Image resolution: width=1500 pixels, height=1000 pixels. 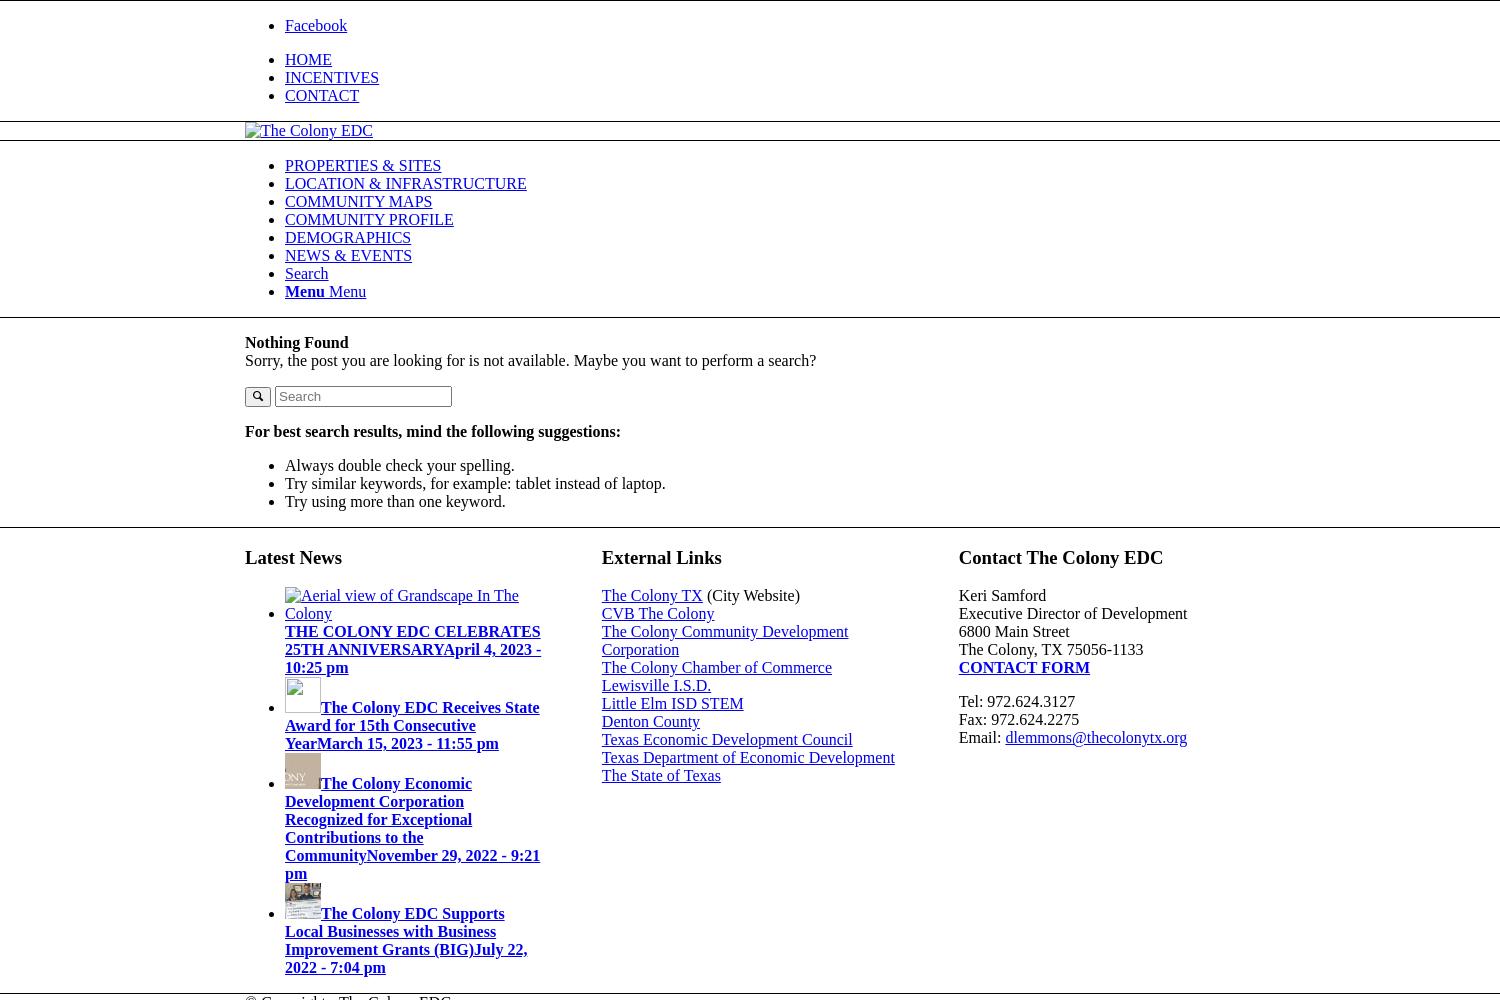 What do you see at coordinates (394, 501) in the screenshot?
I see `'Try using more than one keyword.'` at bounding box center [394, 501].